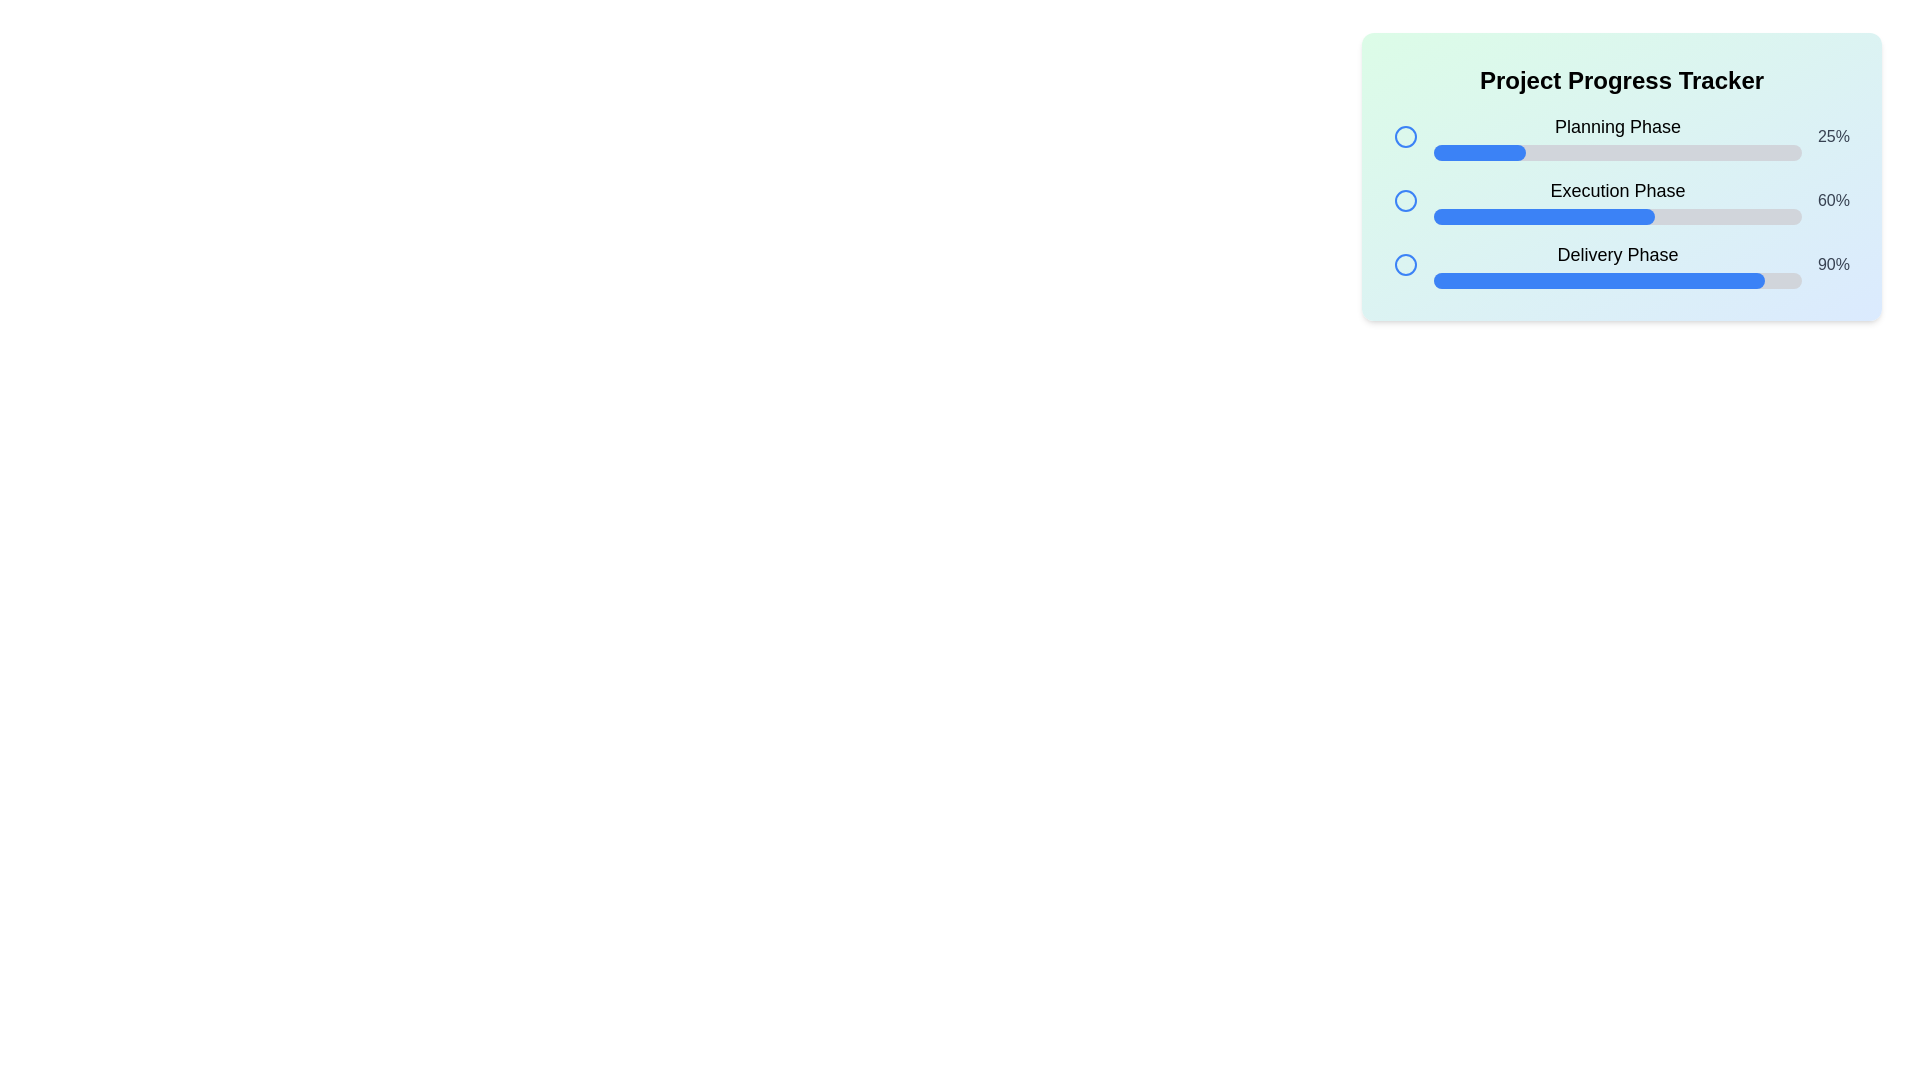 The image size is (1920, 1080). What do you see at coordinates (1833, 200) in the screenshot?
I see `numerical percentage text labeled '60%' located at the rightmost side of the 'Execution Phase' row in the progress tracker interface` at bounding box center [1833, 200].